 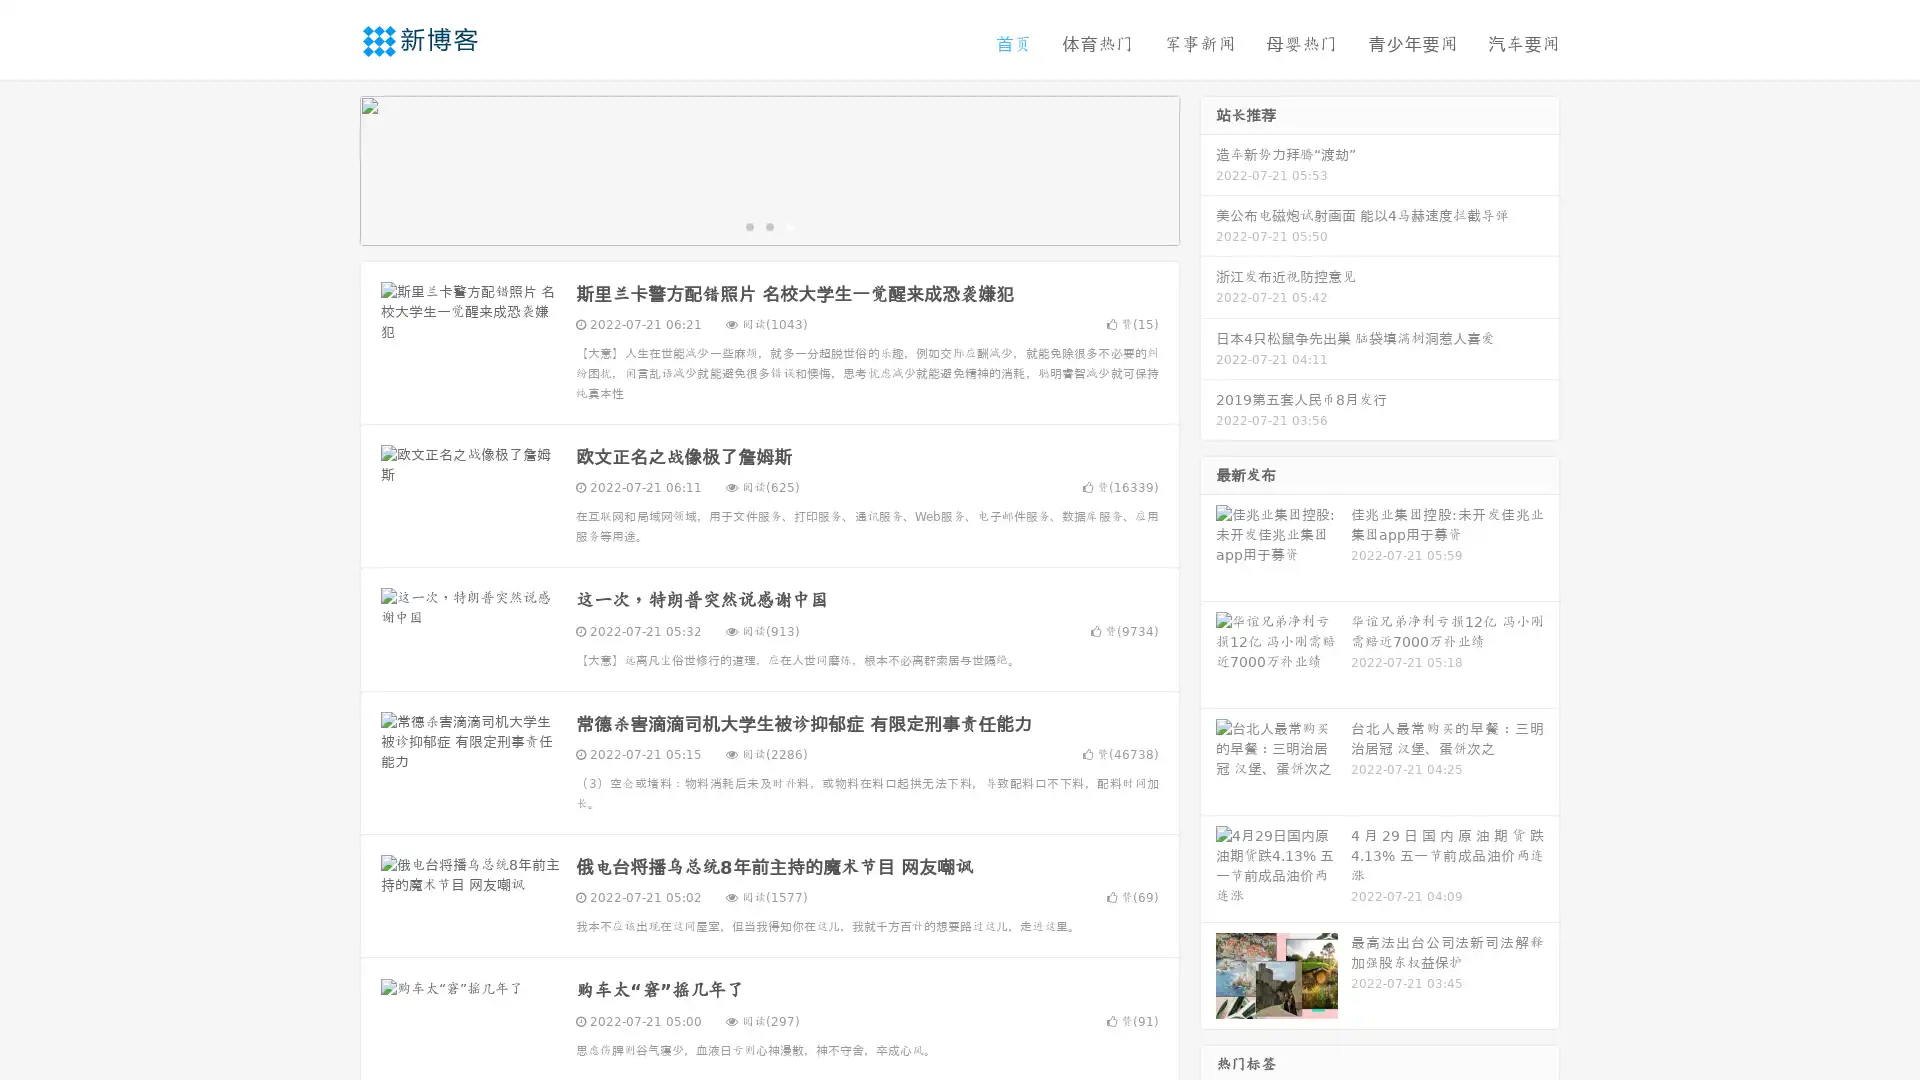 I want to click on Go to slide 1, so click(x=748, y=225).